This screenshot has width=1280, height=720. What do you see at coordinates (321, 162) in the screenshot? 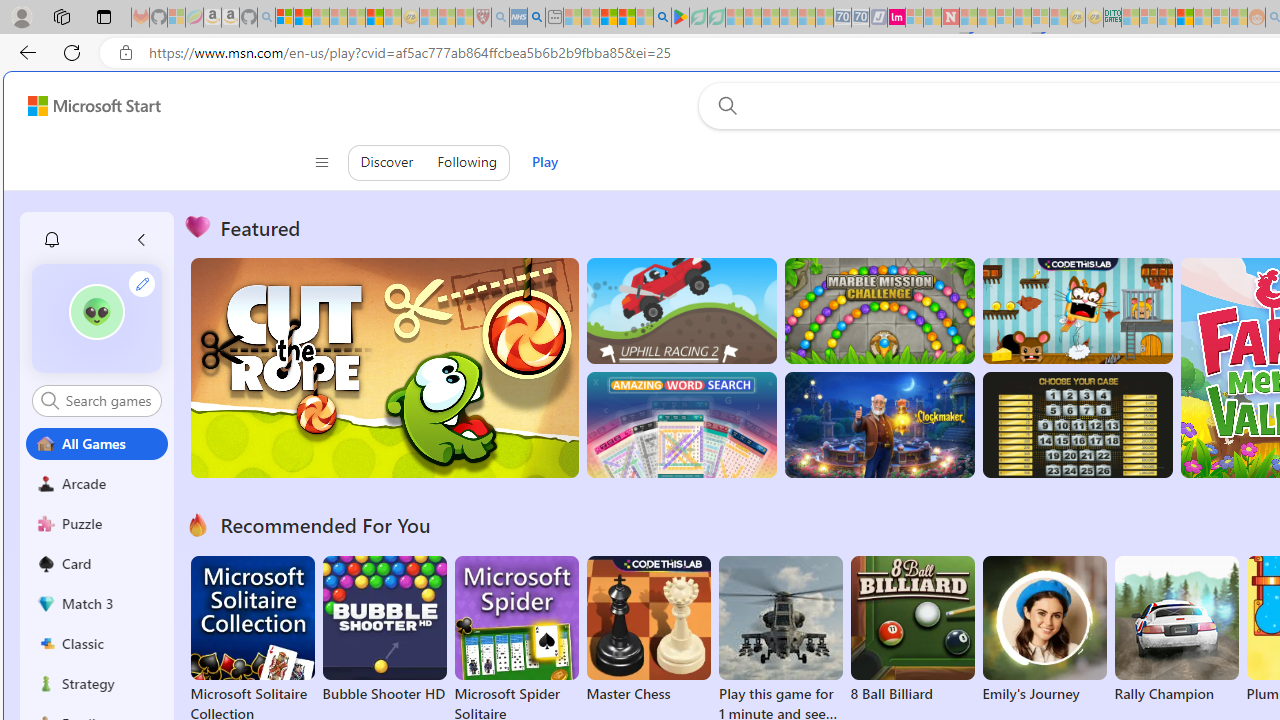
I see `'Class: control icon-only'` at bounding box center [321, 162].